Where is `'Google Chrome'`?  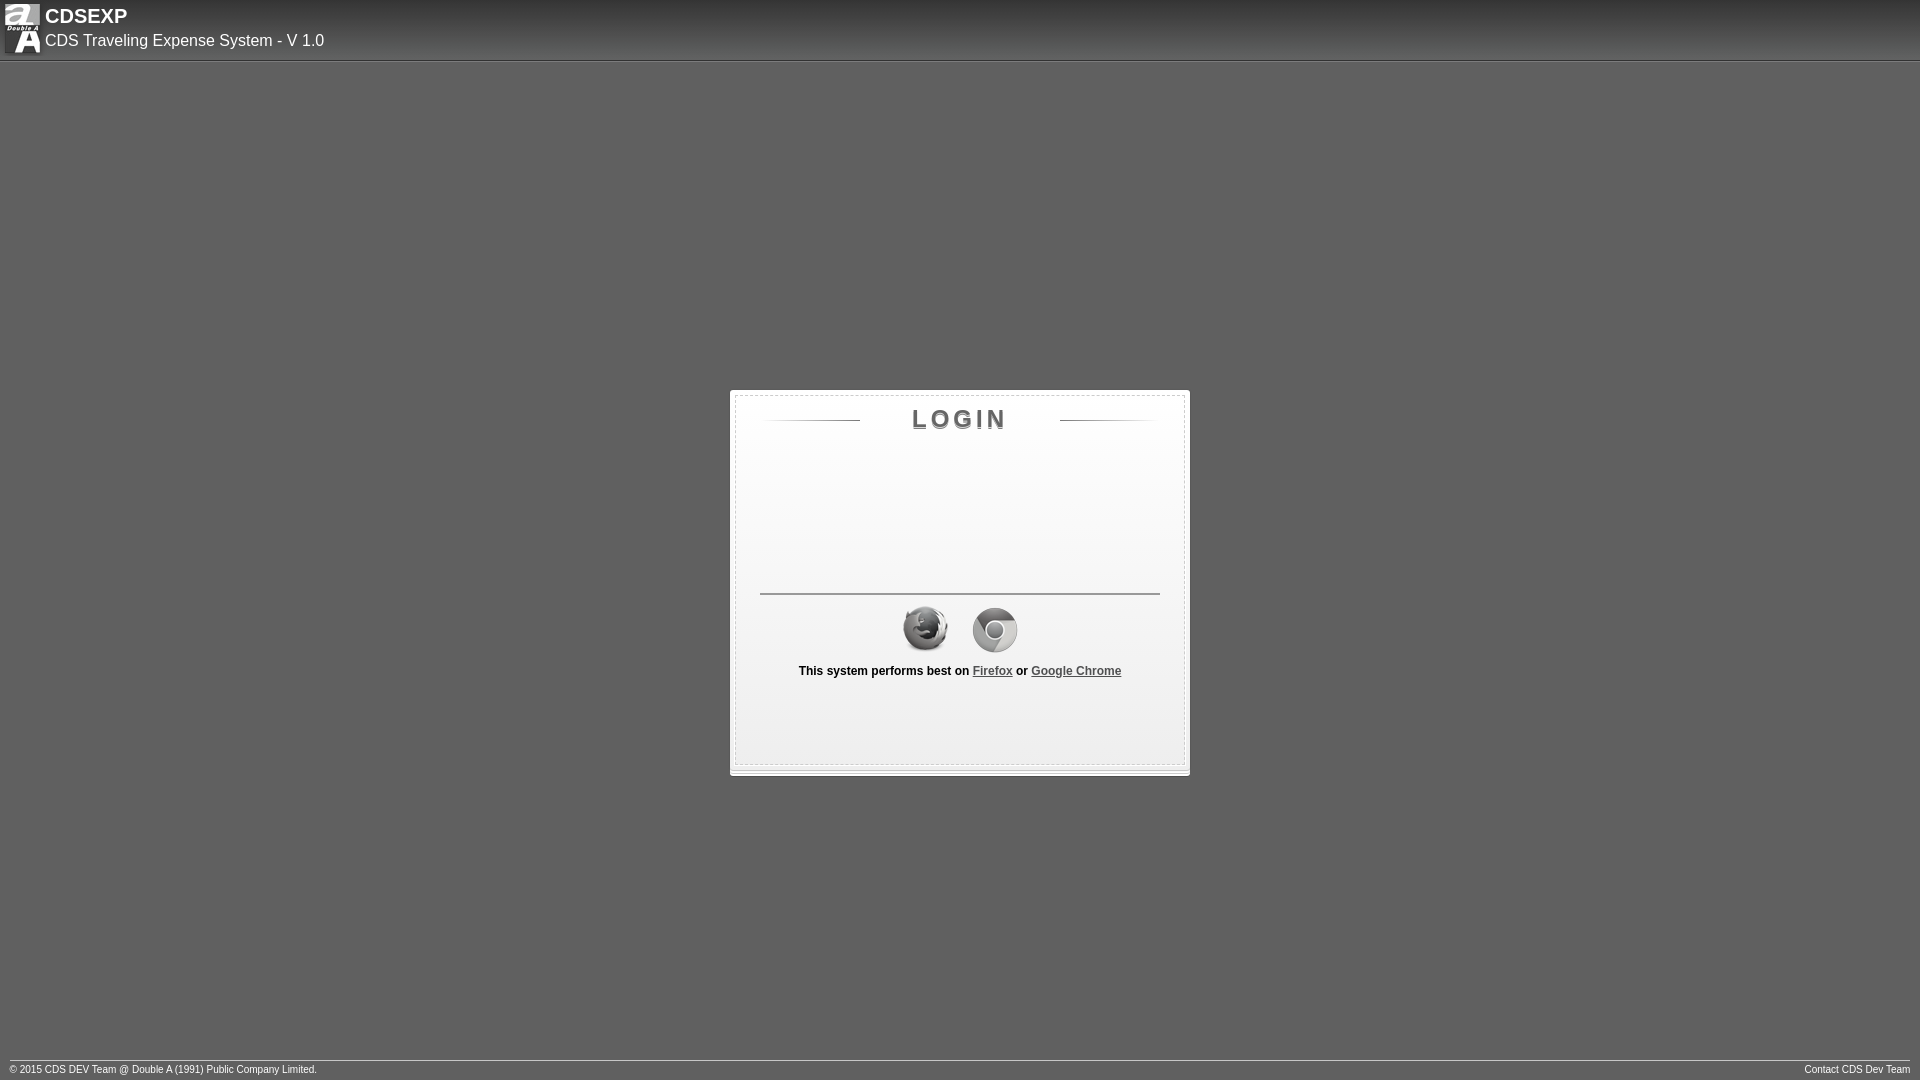
'Google Chrome' is located at coordinates (1074, 671).